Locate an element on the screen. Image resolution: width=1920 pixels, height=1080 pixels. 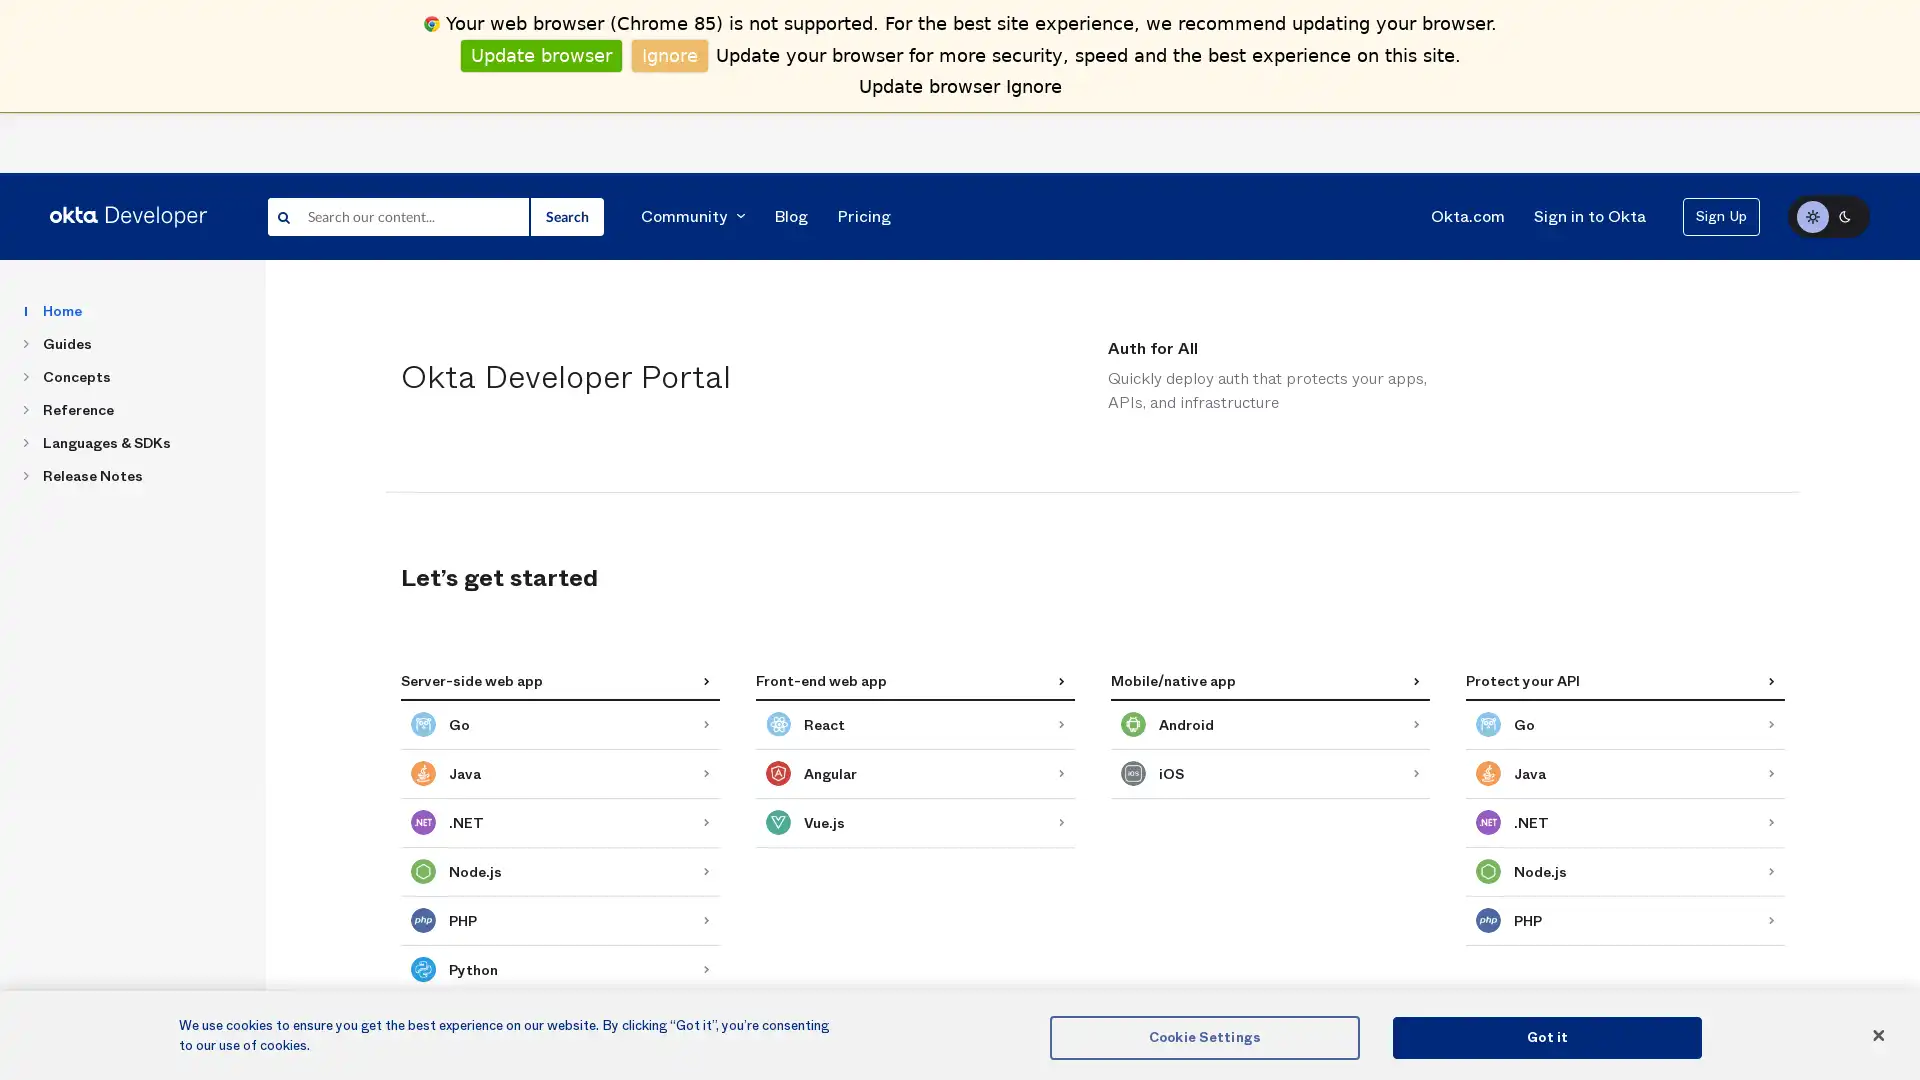
Close is located at coordinates (1876, 1034).